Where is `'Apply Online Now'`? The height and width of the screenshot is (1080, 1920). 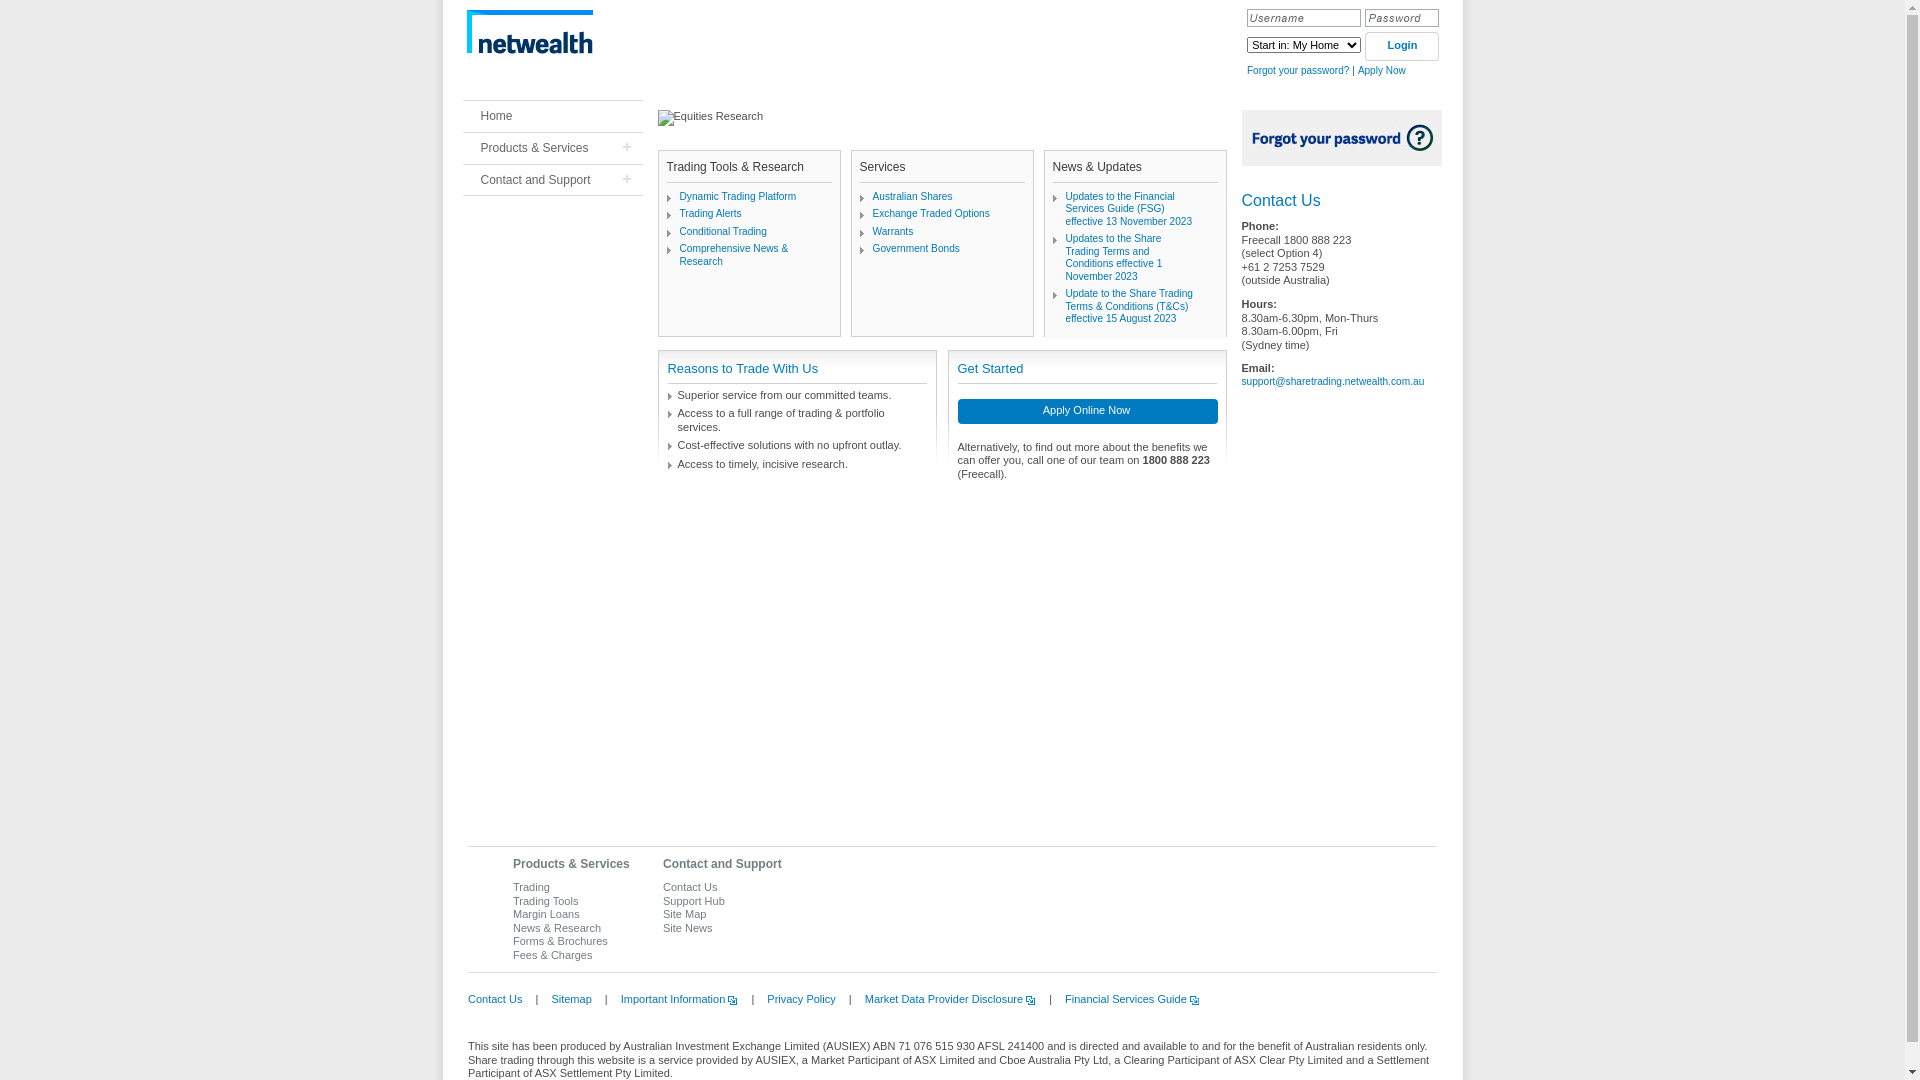
'Apply Online Now' is located at coordinates (957, 412).